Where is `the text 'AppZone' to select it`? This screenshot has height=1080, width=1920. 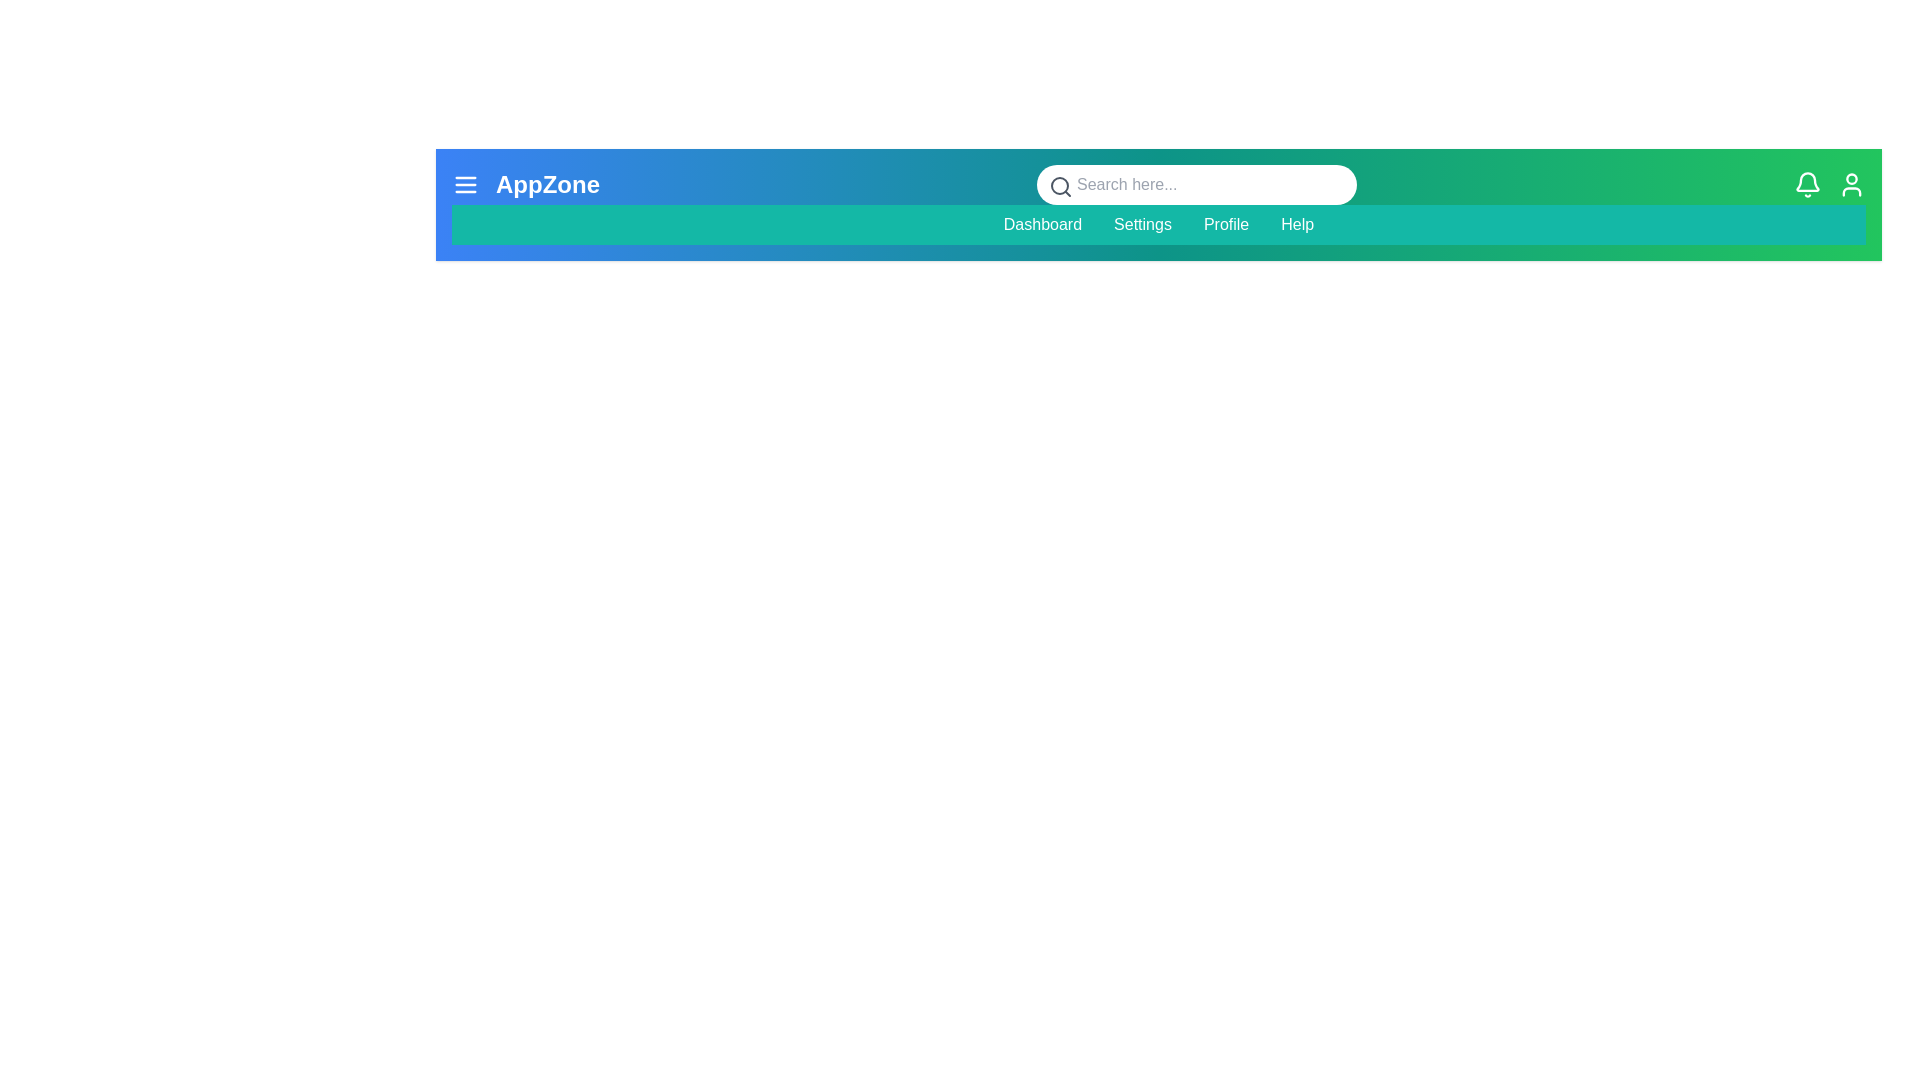
the text 'AppZone' to select it is located at coordinates (547, 185).